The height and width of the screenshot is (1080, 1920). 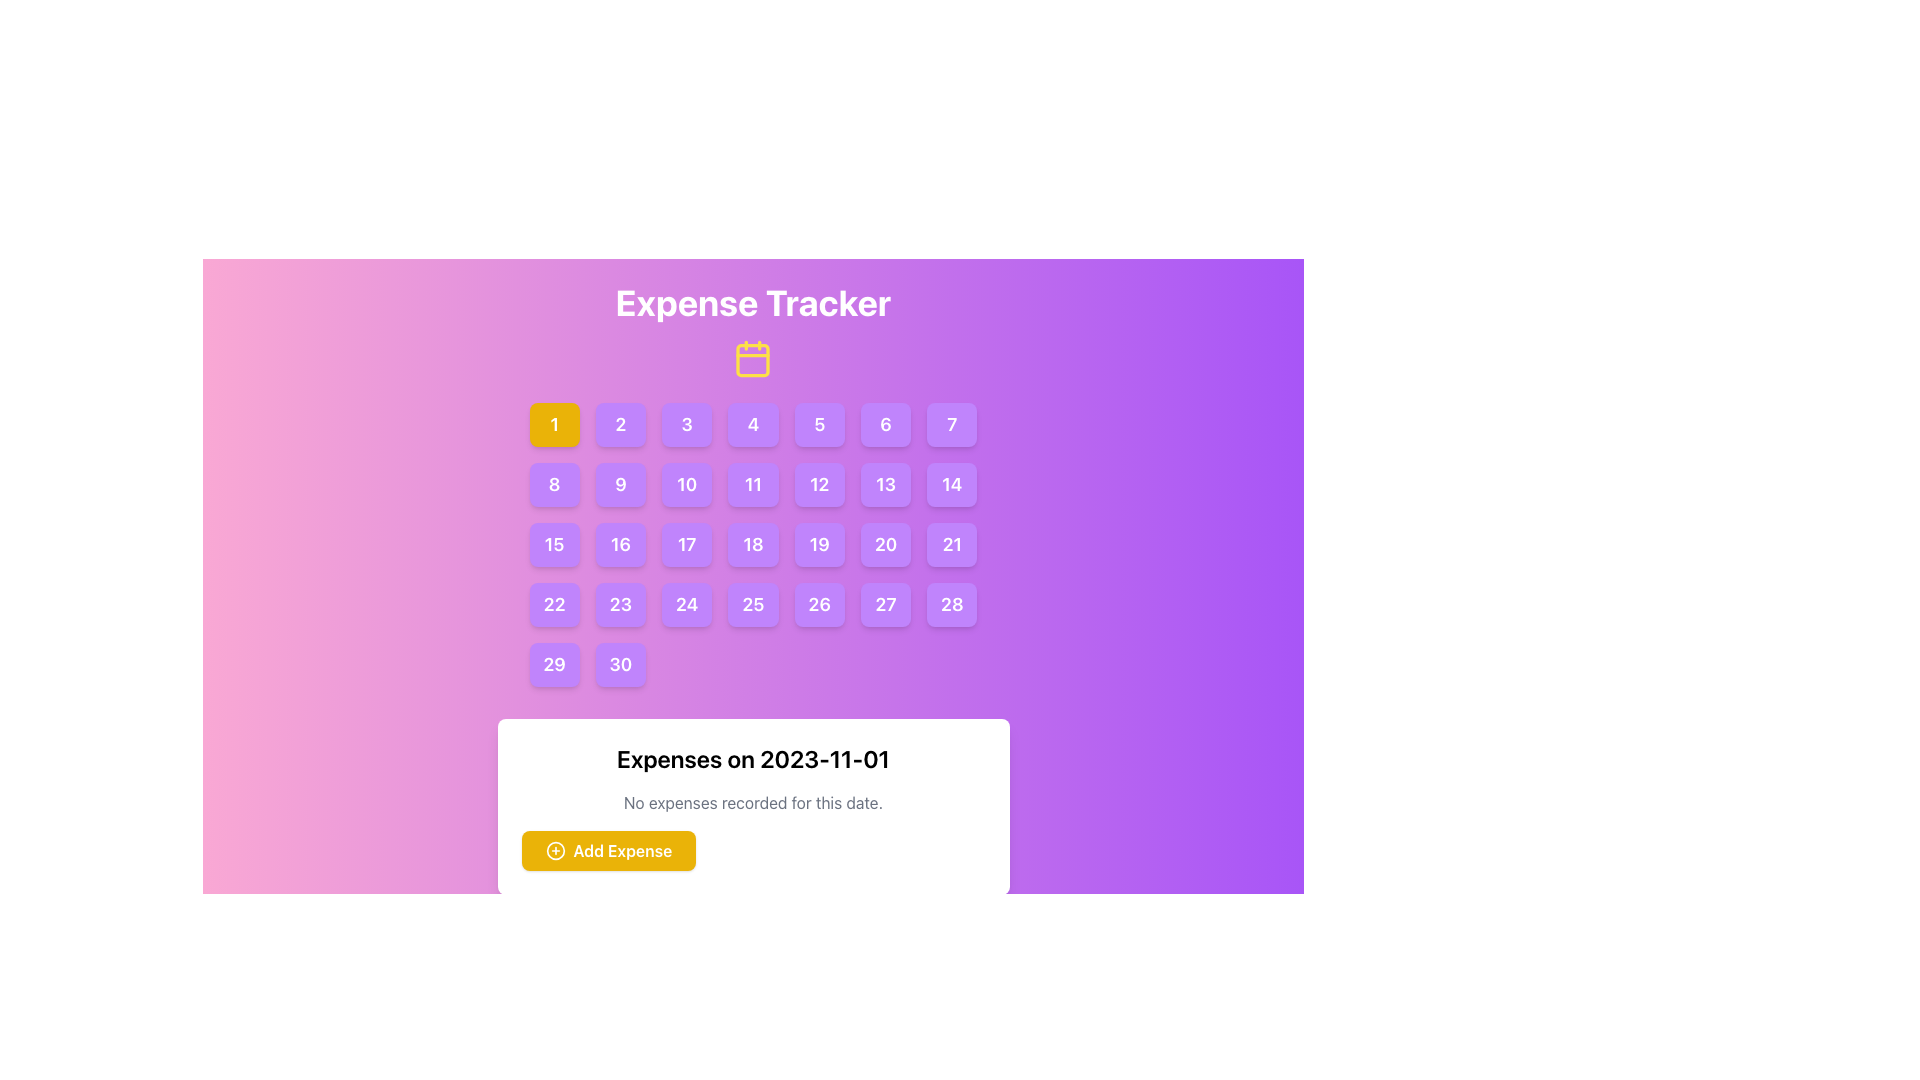 I want to click on the calendar-themed icon depicted in yellow against a purple background, located below the 'Expense Tracker' heading, so click(x=752, y=357).